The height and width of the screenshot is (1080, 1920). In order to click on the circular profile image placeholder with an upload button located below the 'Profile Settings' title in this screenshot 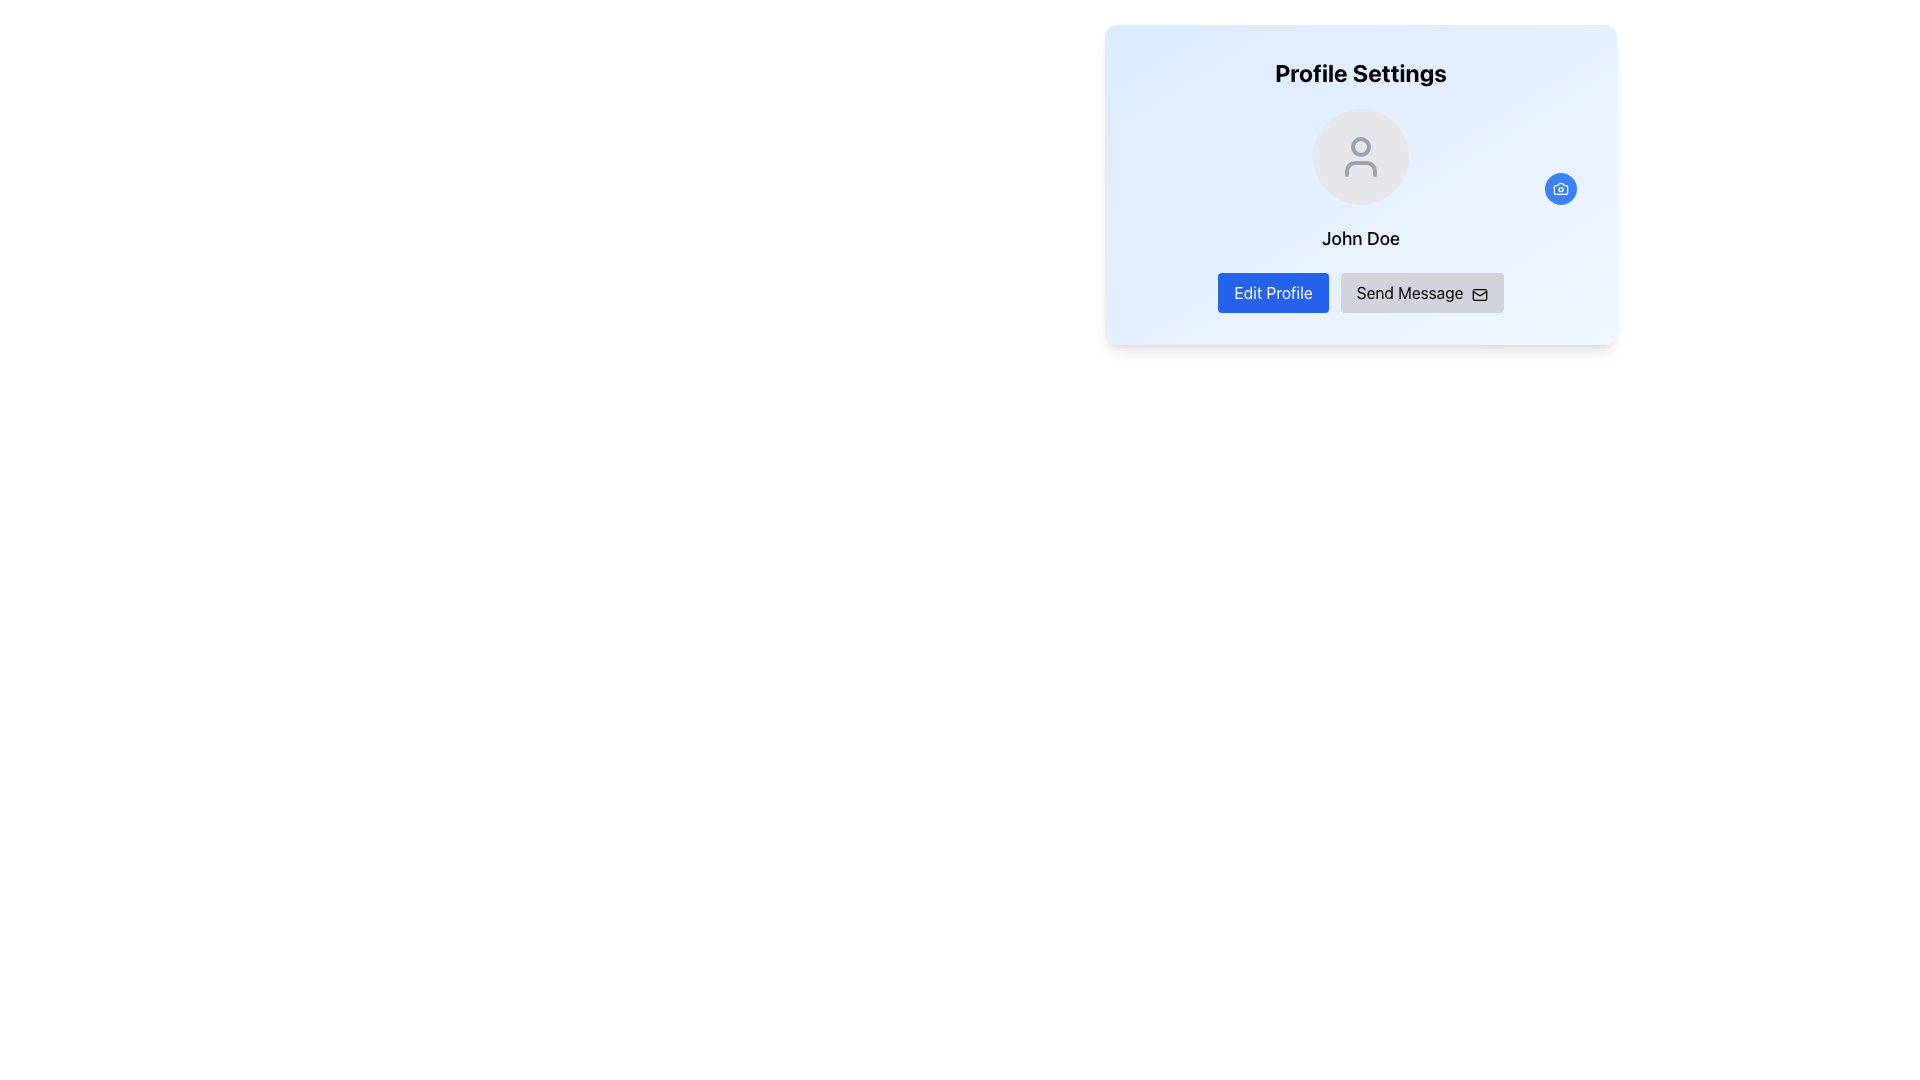, I will do `click(1360, 156)`.